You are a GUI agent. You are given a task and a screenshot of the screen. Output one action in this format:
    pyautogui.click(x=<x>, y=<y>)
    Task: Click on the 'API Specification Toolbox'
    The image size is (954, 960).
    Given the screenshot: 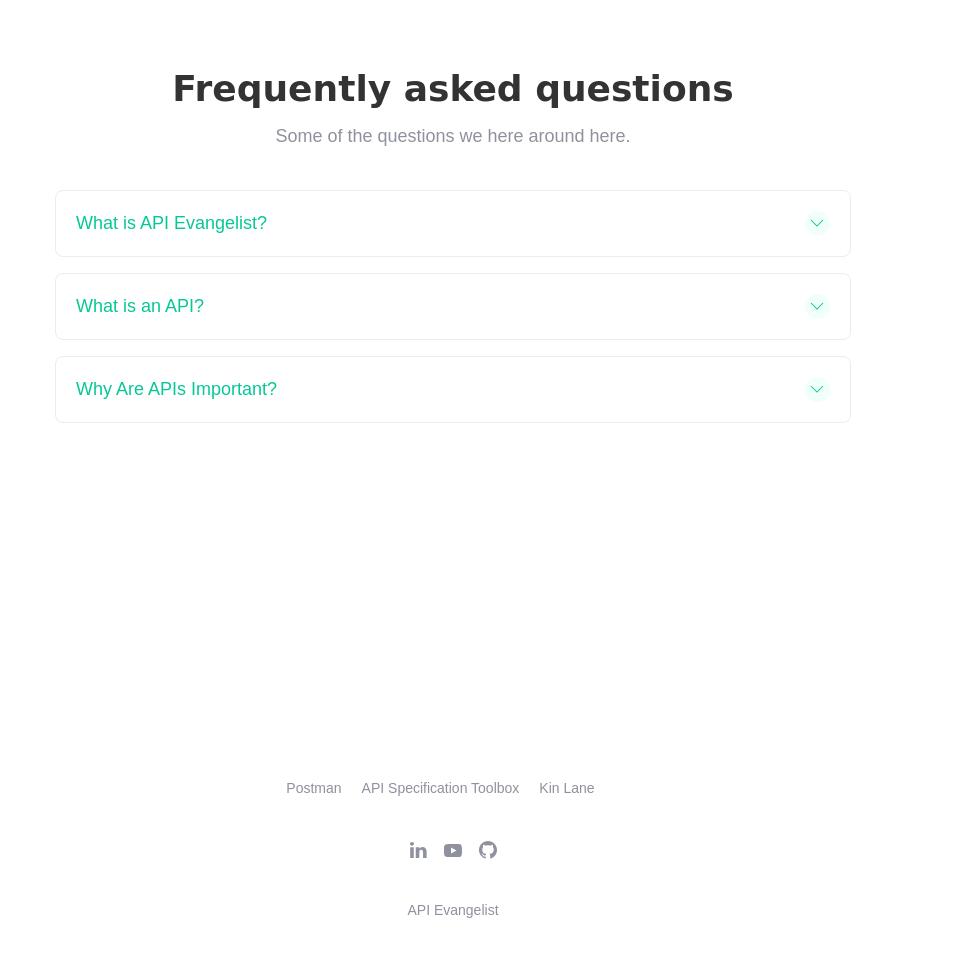 What is the action you would take?
    pyautogui.click(x=439, y=787)
    